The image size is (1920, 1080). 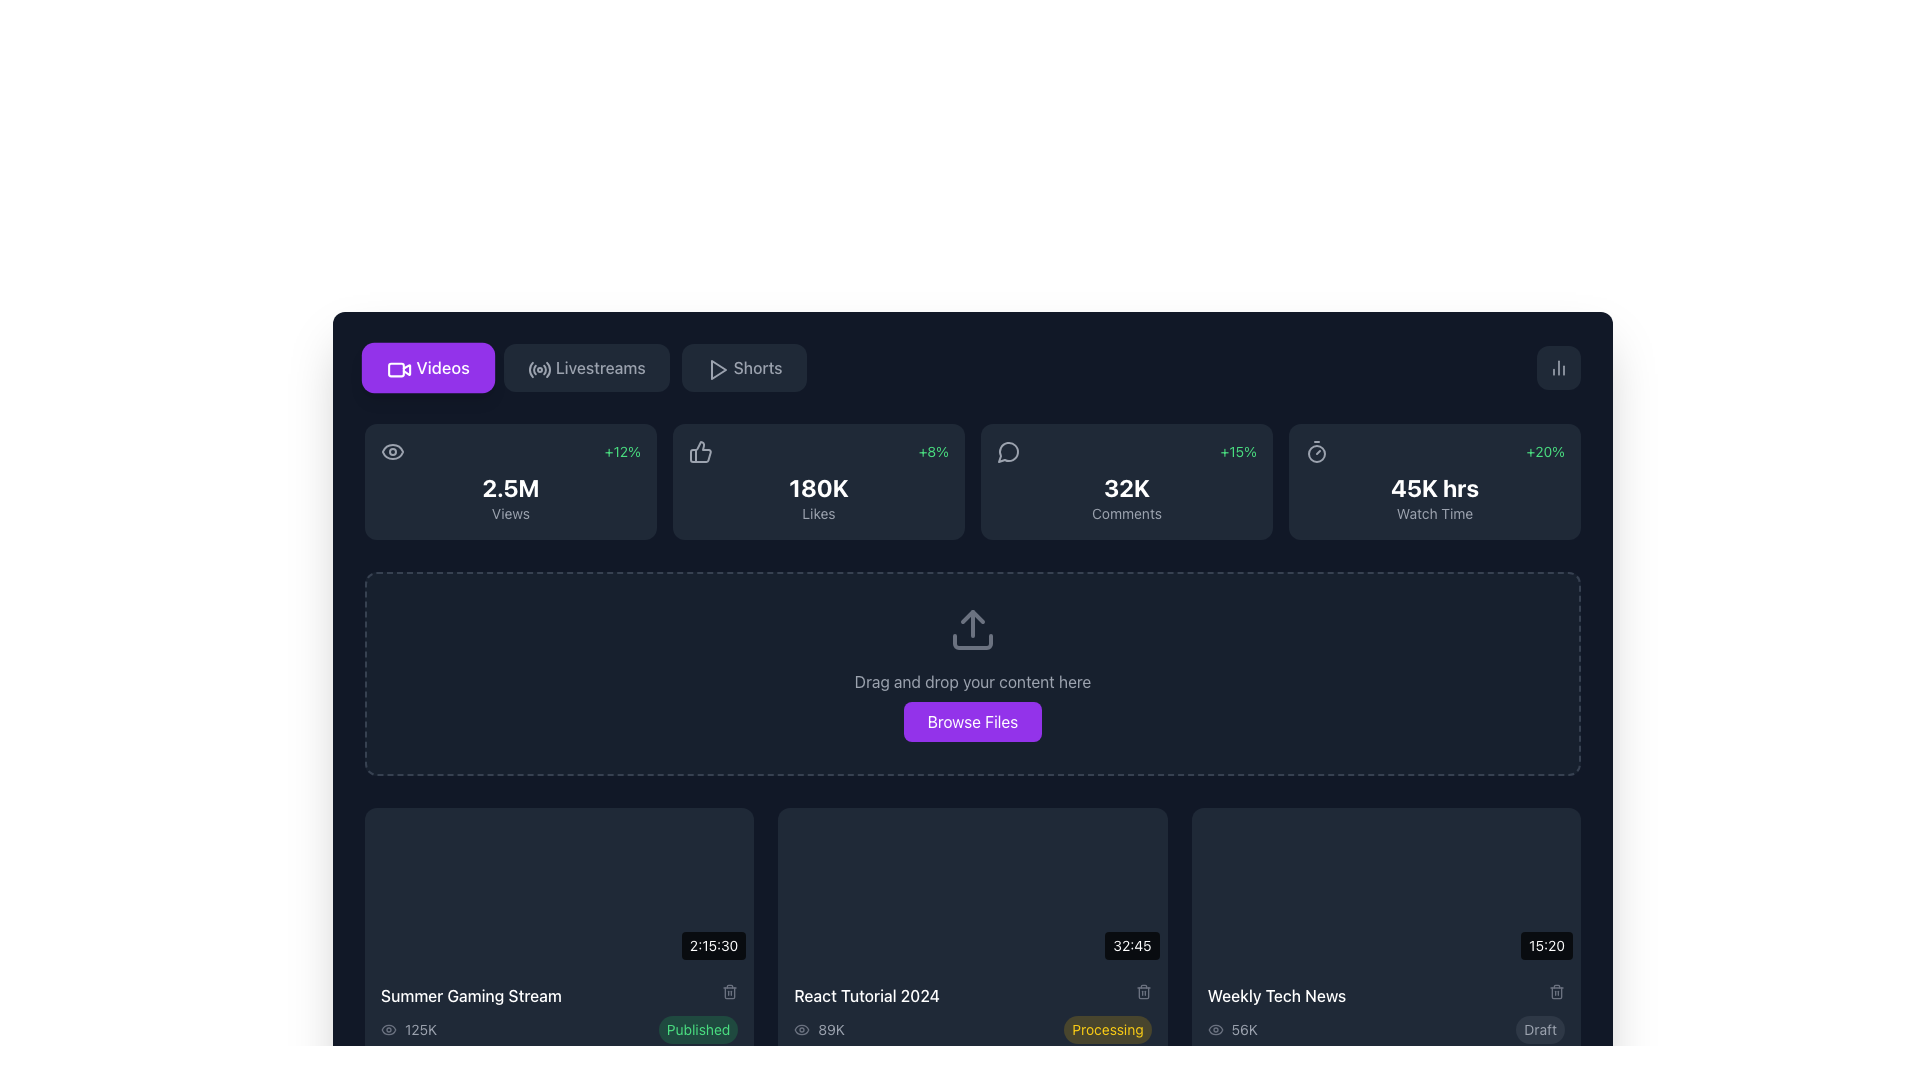 What do you see at coordinates (1558, 367) in the screenshot?
I see `the bar chart icon (SVG) located in the top-right corner of the interface` at bounding box center [1558, 367].